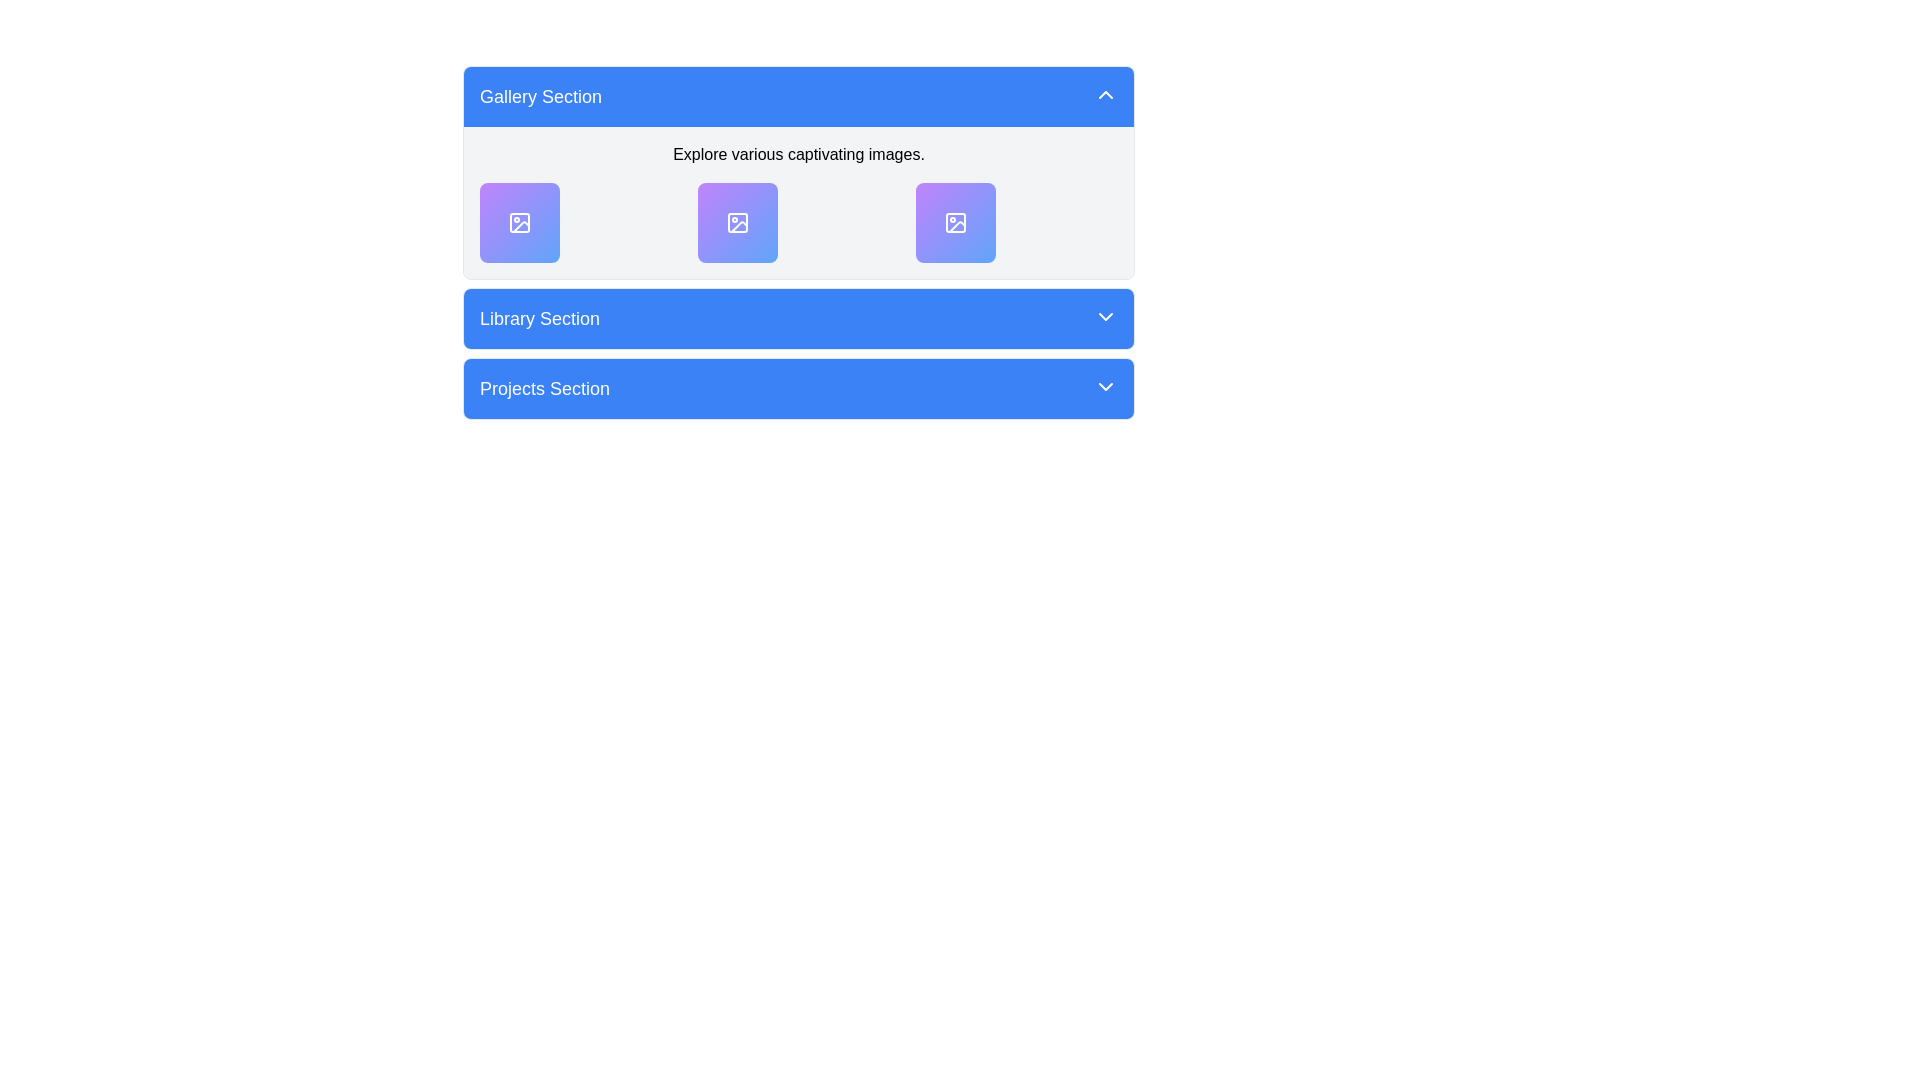 This screenshot has width=1920, height=1080. I want to click on the 'Projects Section' text label, which is styled in bold white font on a blue background, so click(545, 389).